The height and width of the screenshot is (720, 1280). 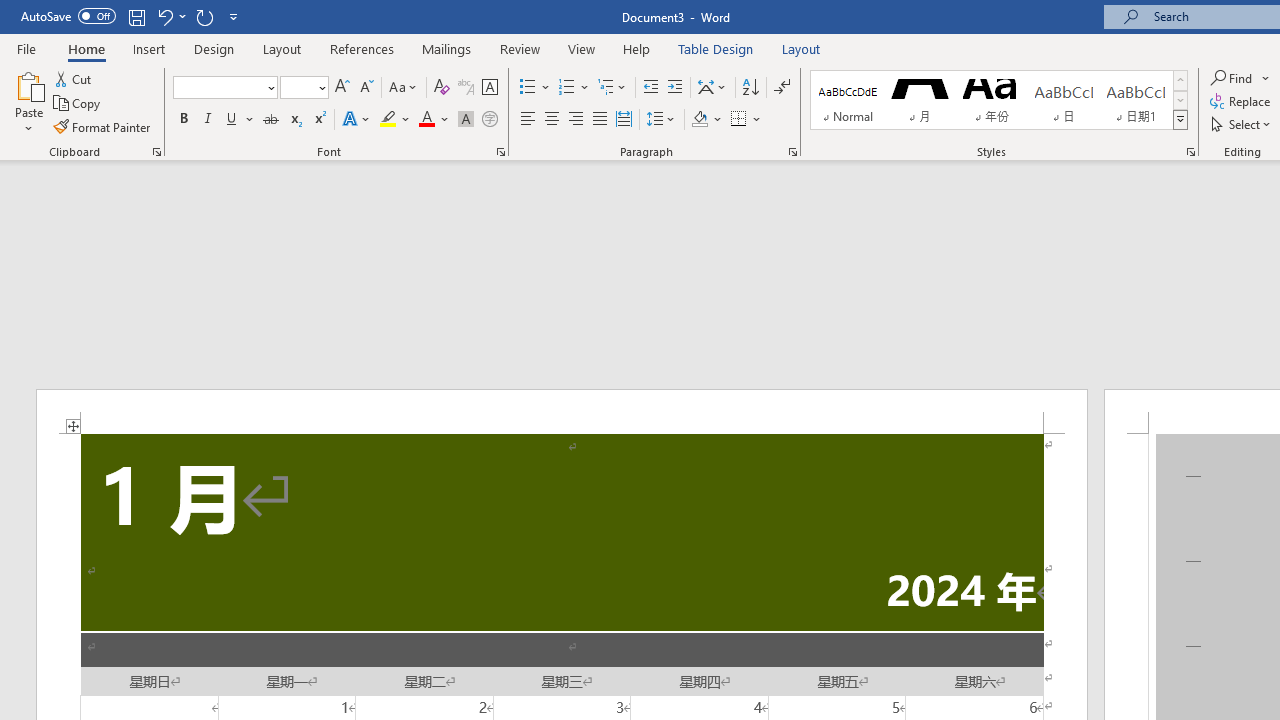 I want to click on 'Format Painter', so click(x=102, y=127).